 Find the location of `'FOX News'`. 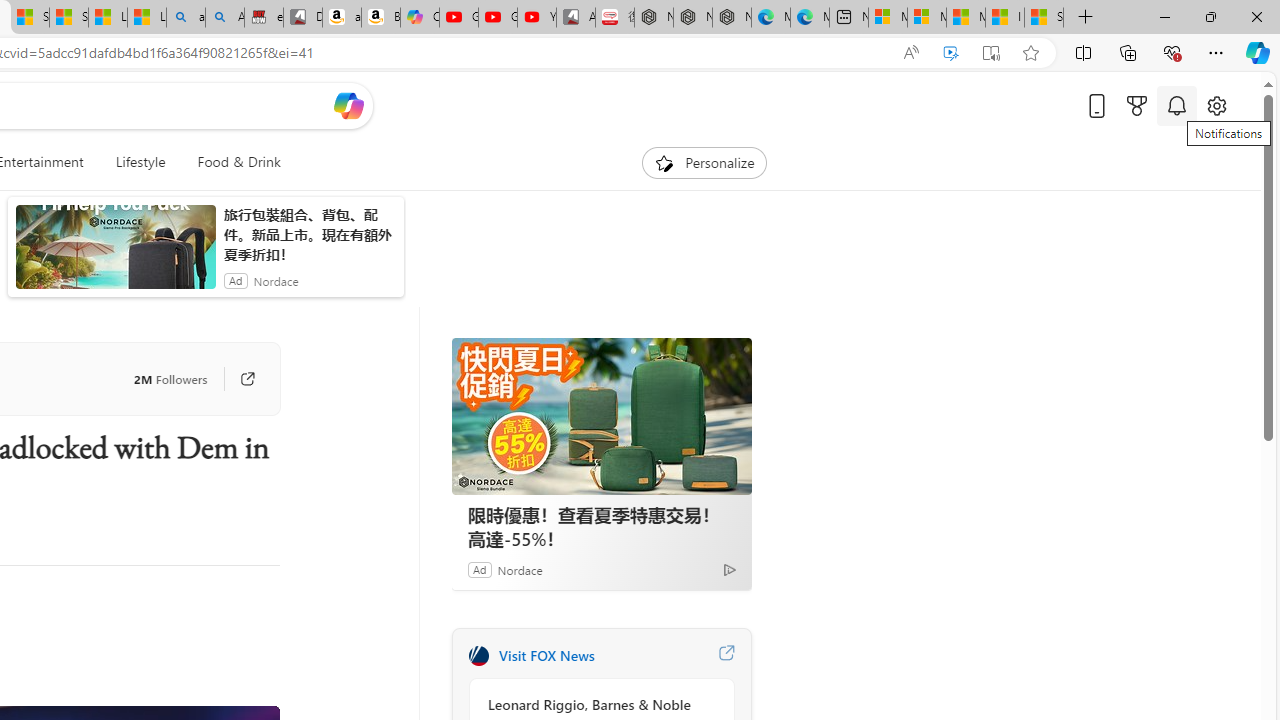

'FOX News' is located at coordinates (477, 655).